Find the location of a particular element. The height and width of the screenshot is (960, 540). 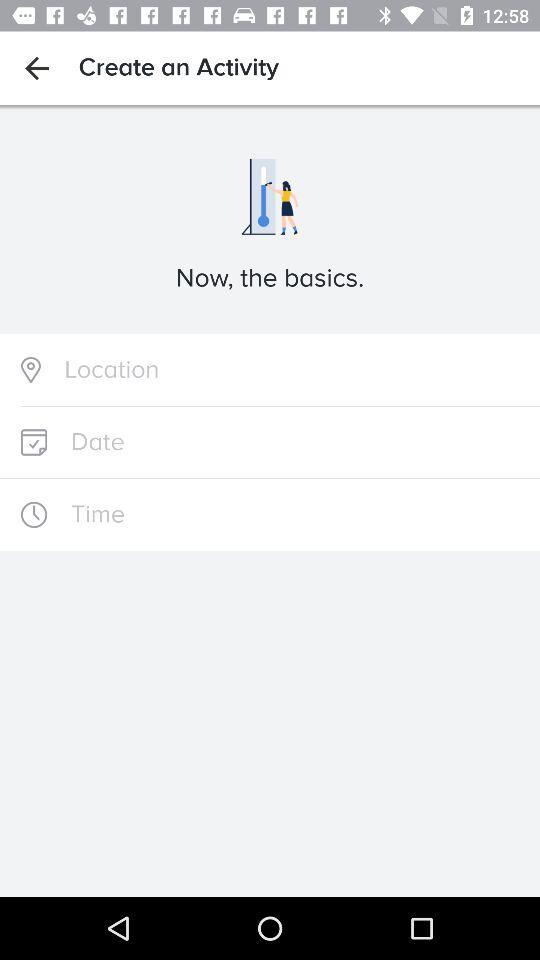

item to the left of the create an activity app is located at coordinates (36, 68).